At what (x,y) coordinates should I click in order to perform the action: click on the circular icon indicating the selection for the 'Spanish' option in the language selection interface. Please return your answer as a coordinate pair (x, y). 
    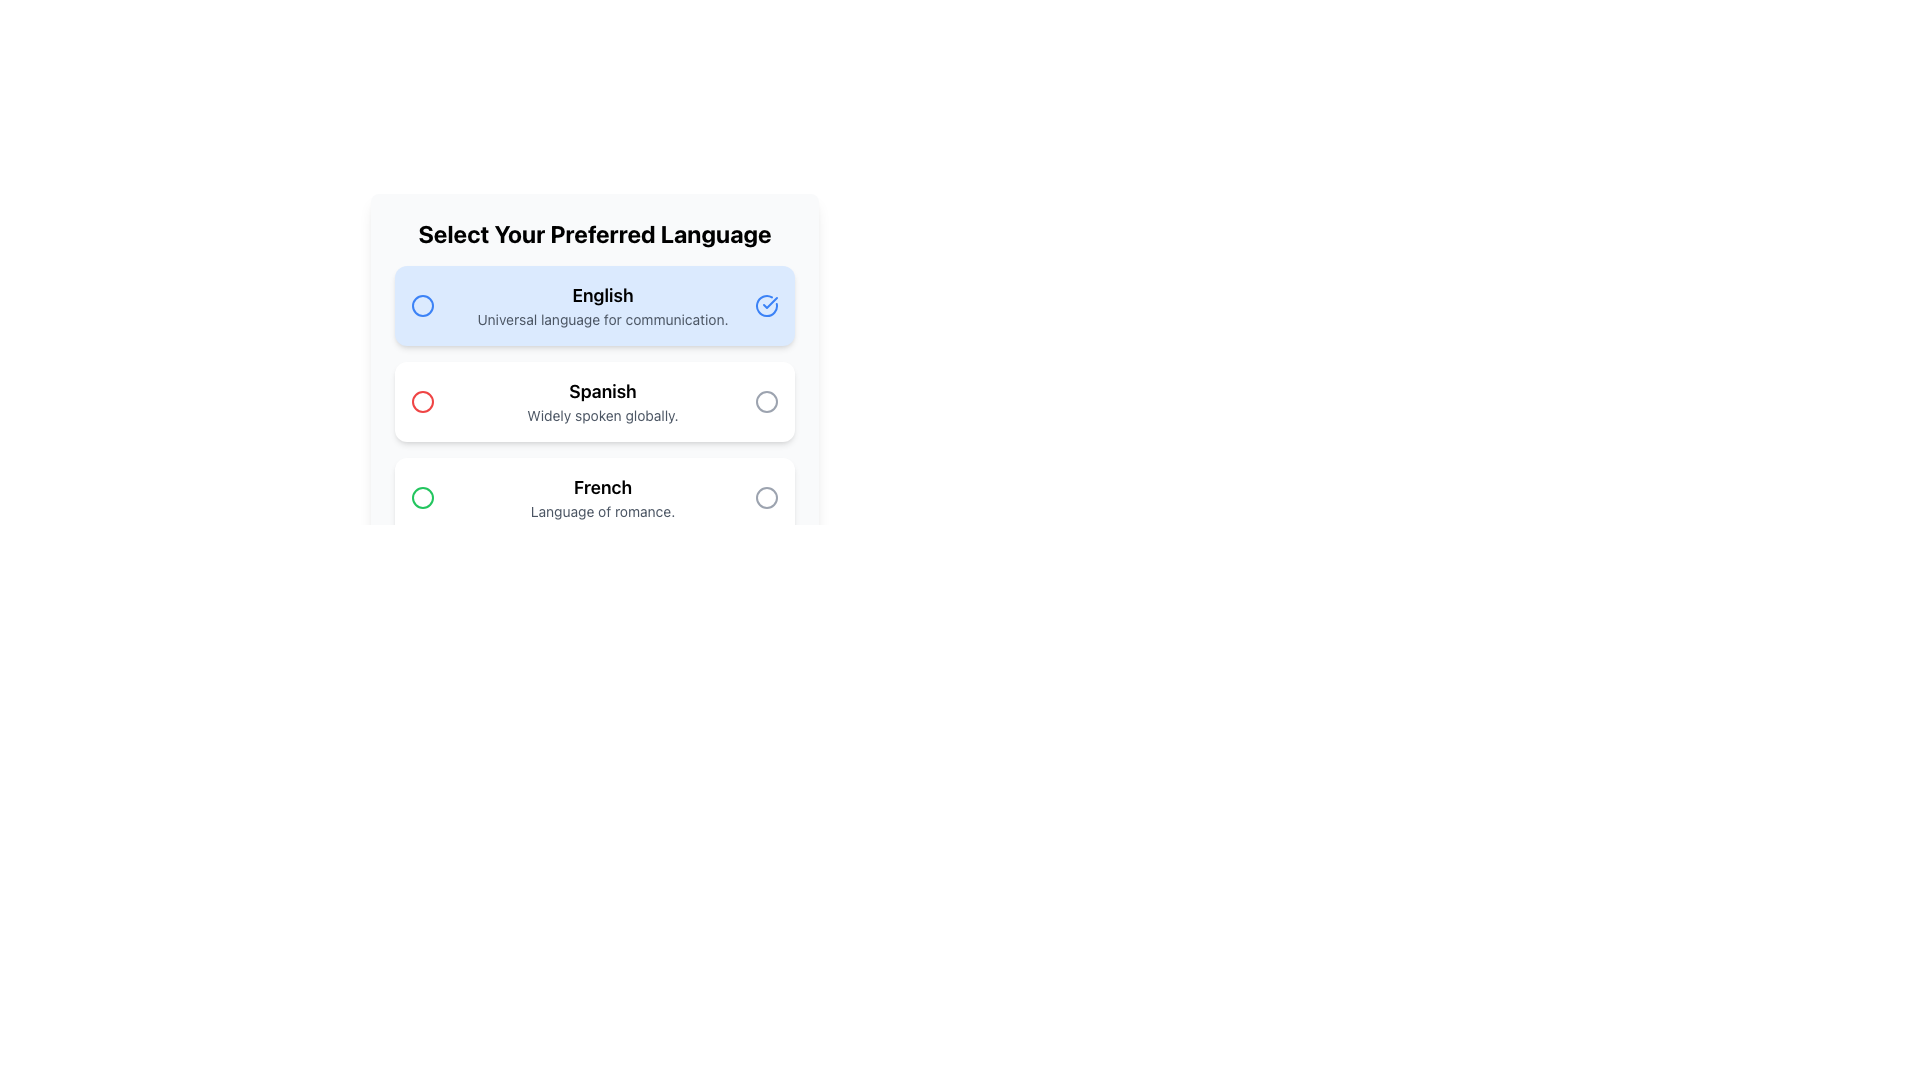
    Looking at the image, I should click on (421, 401).